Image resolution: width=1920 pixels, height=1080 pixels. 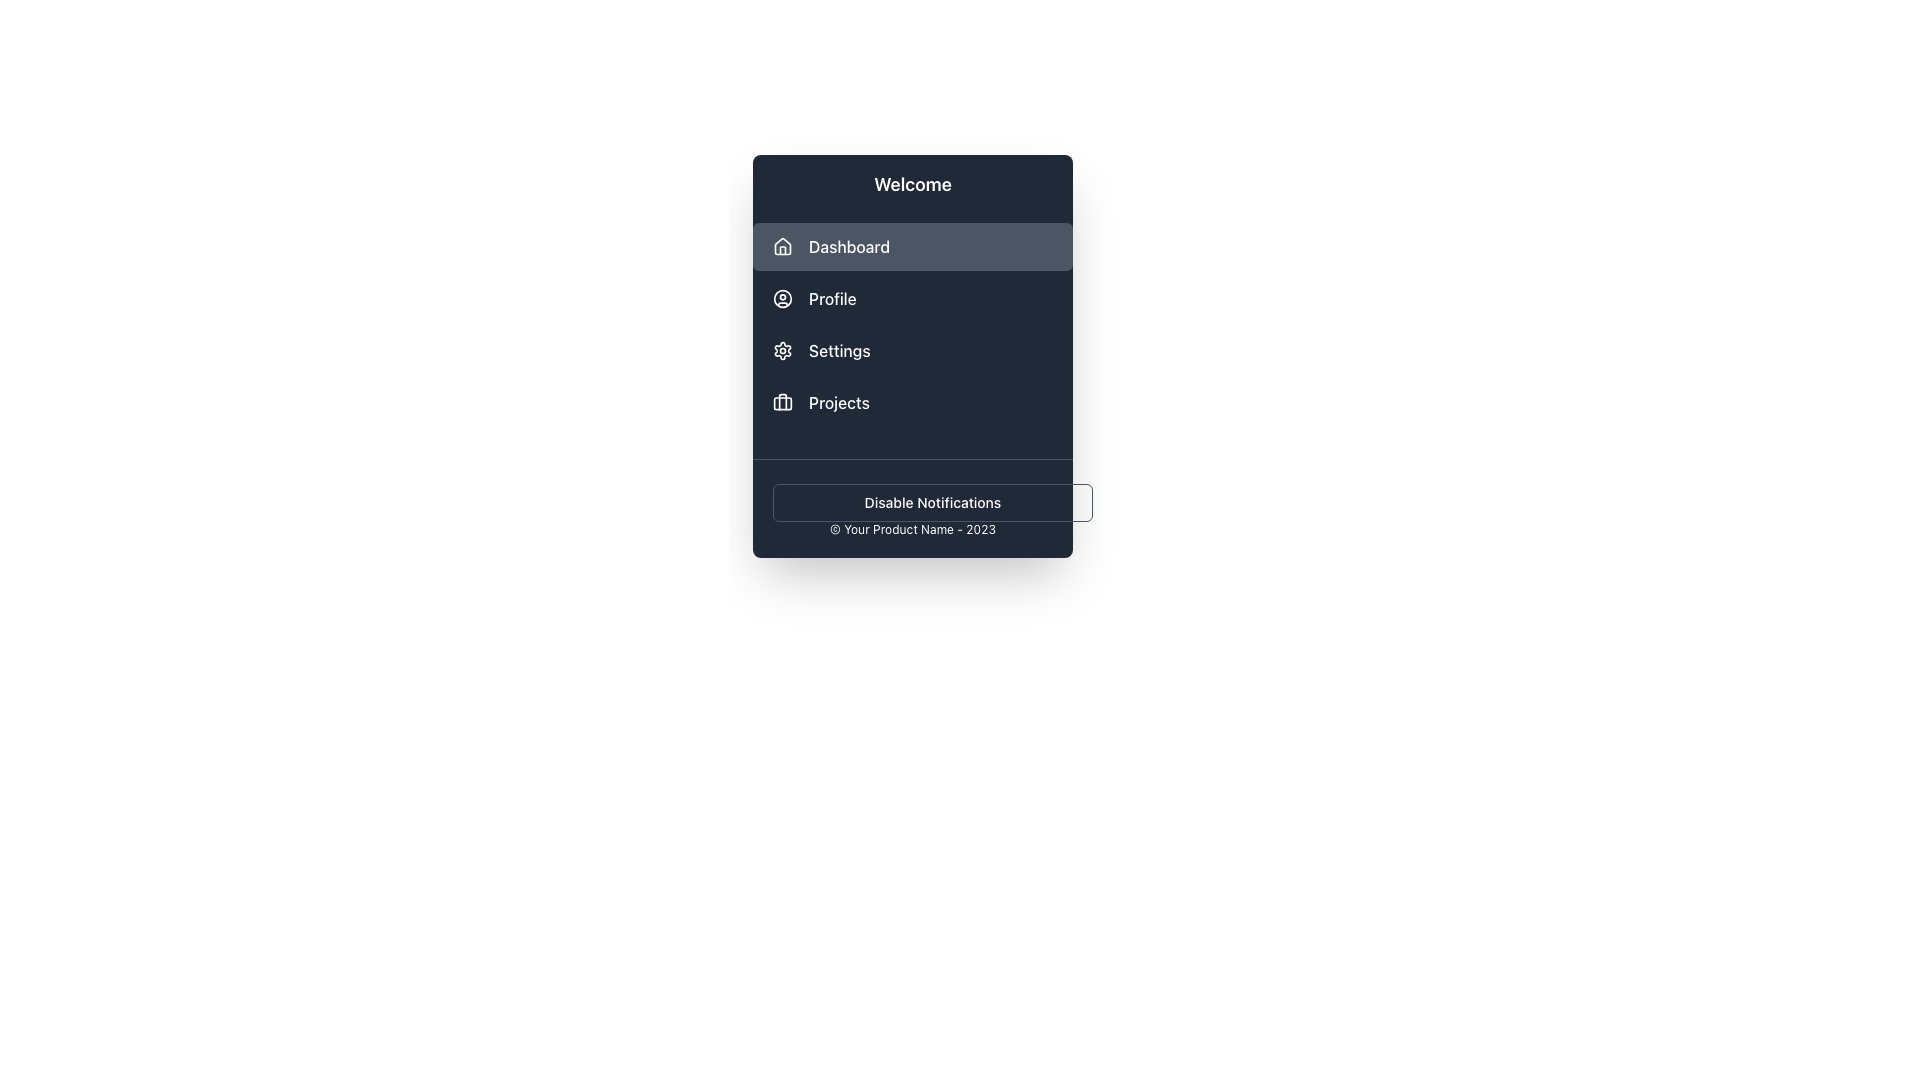 What do you see at coordinates (911, 402) in the screenshot?
I see `the 'Projects' button located in the sidebar, which is the fourth item in the vertical list of menu options` at bounding box center [911, 402].